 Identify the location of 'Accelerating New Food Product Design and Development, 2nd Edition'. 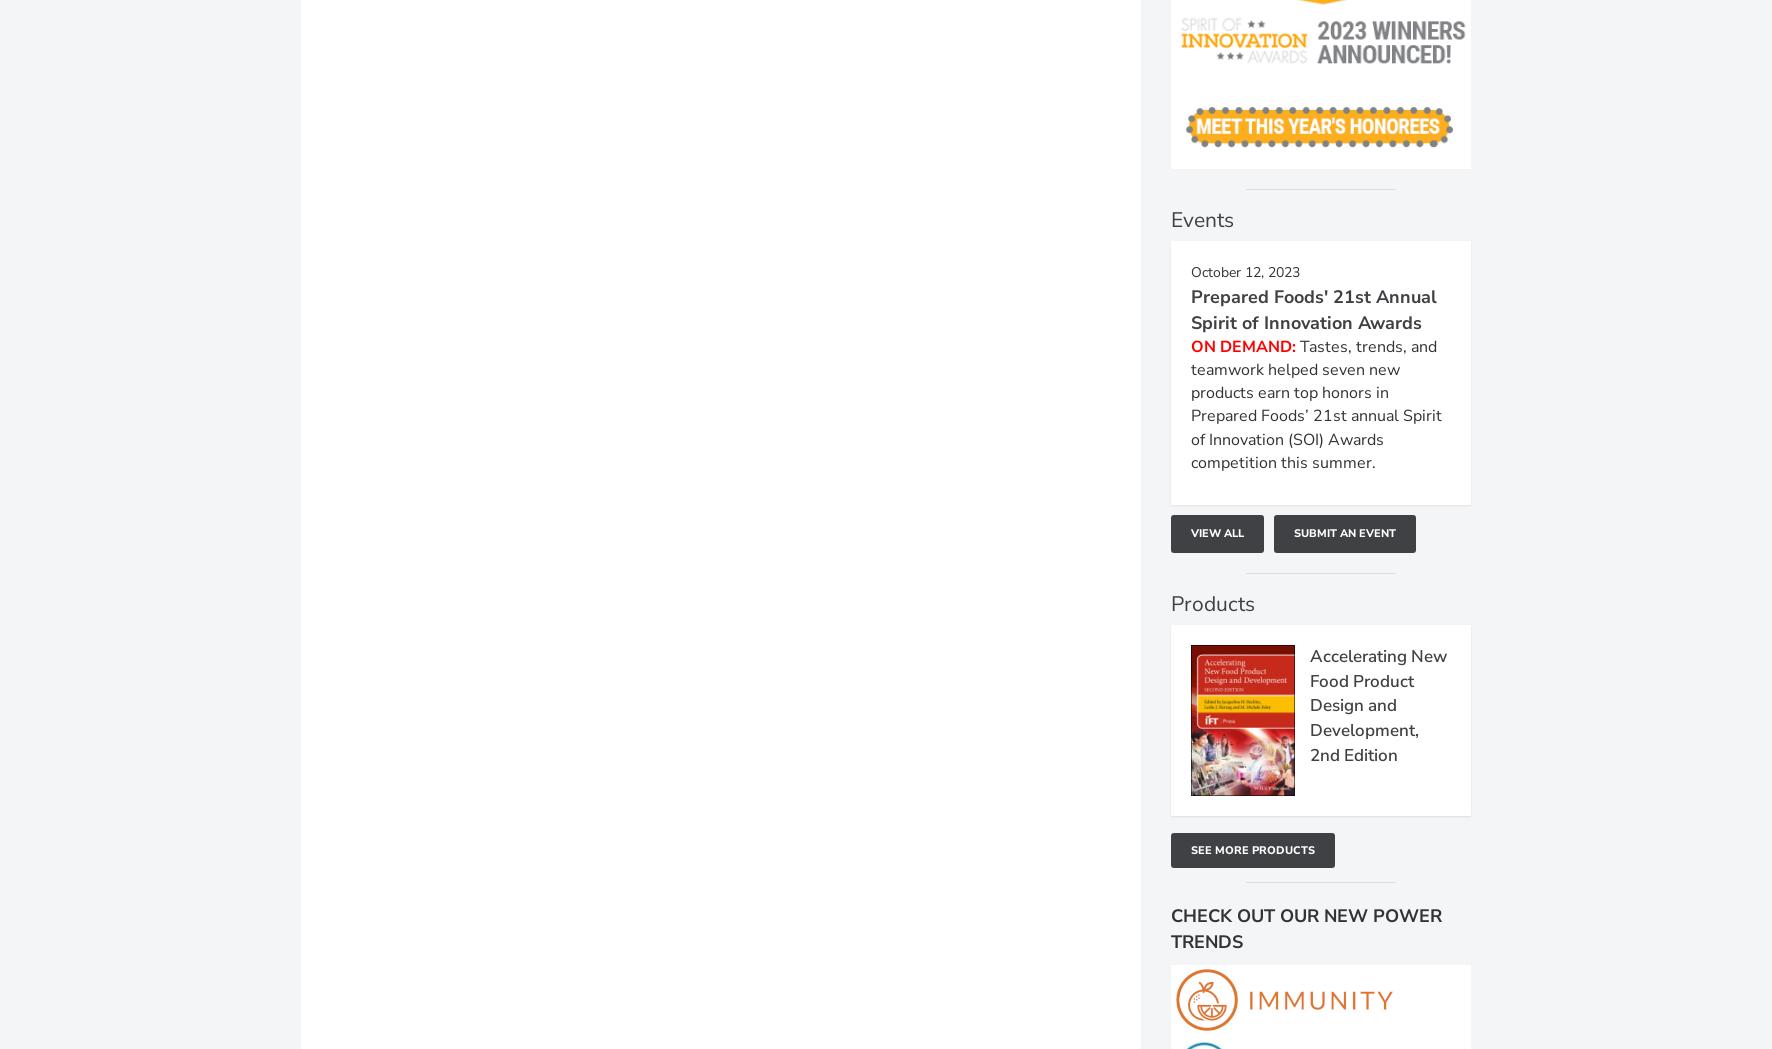
(1377, 705).